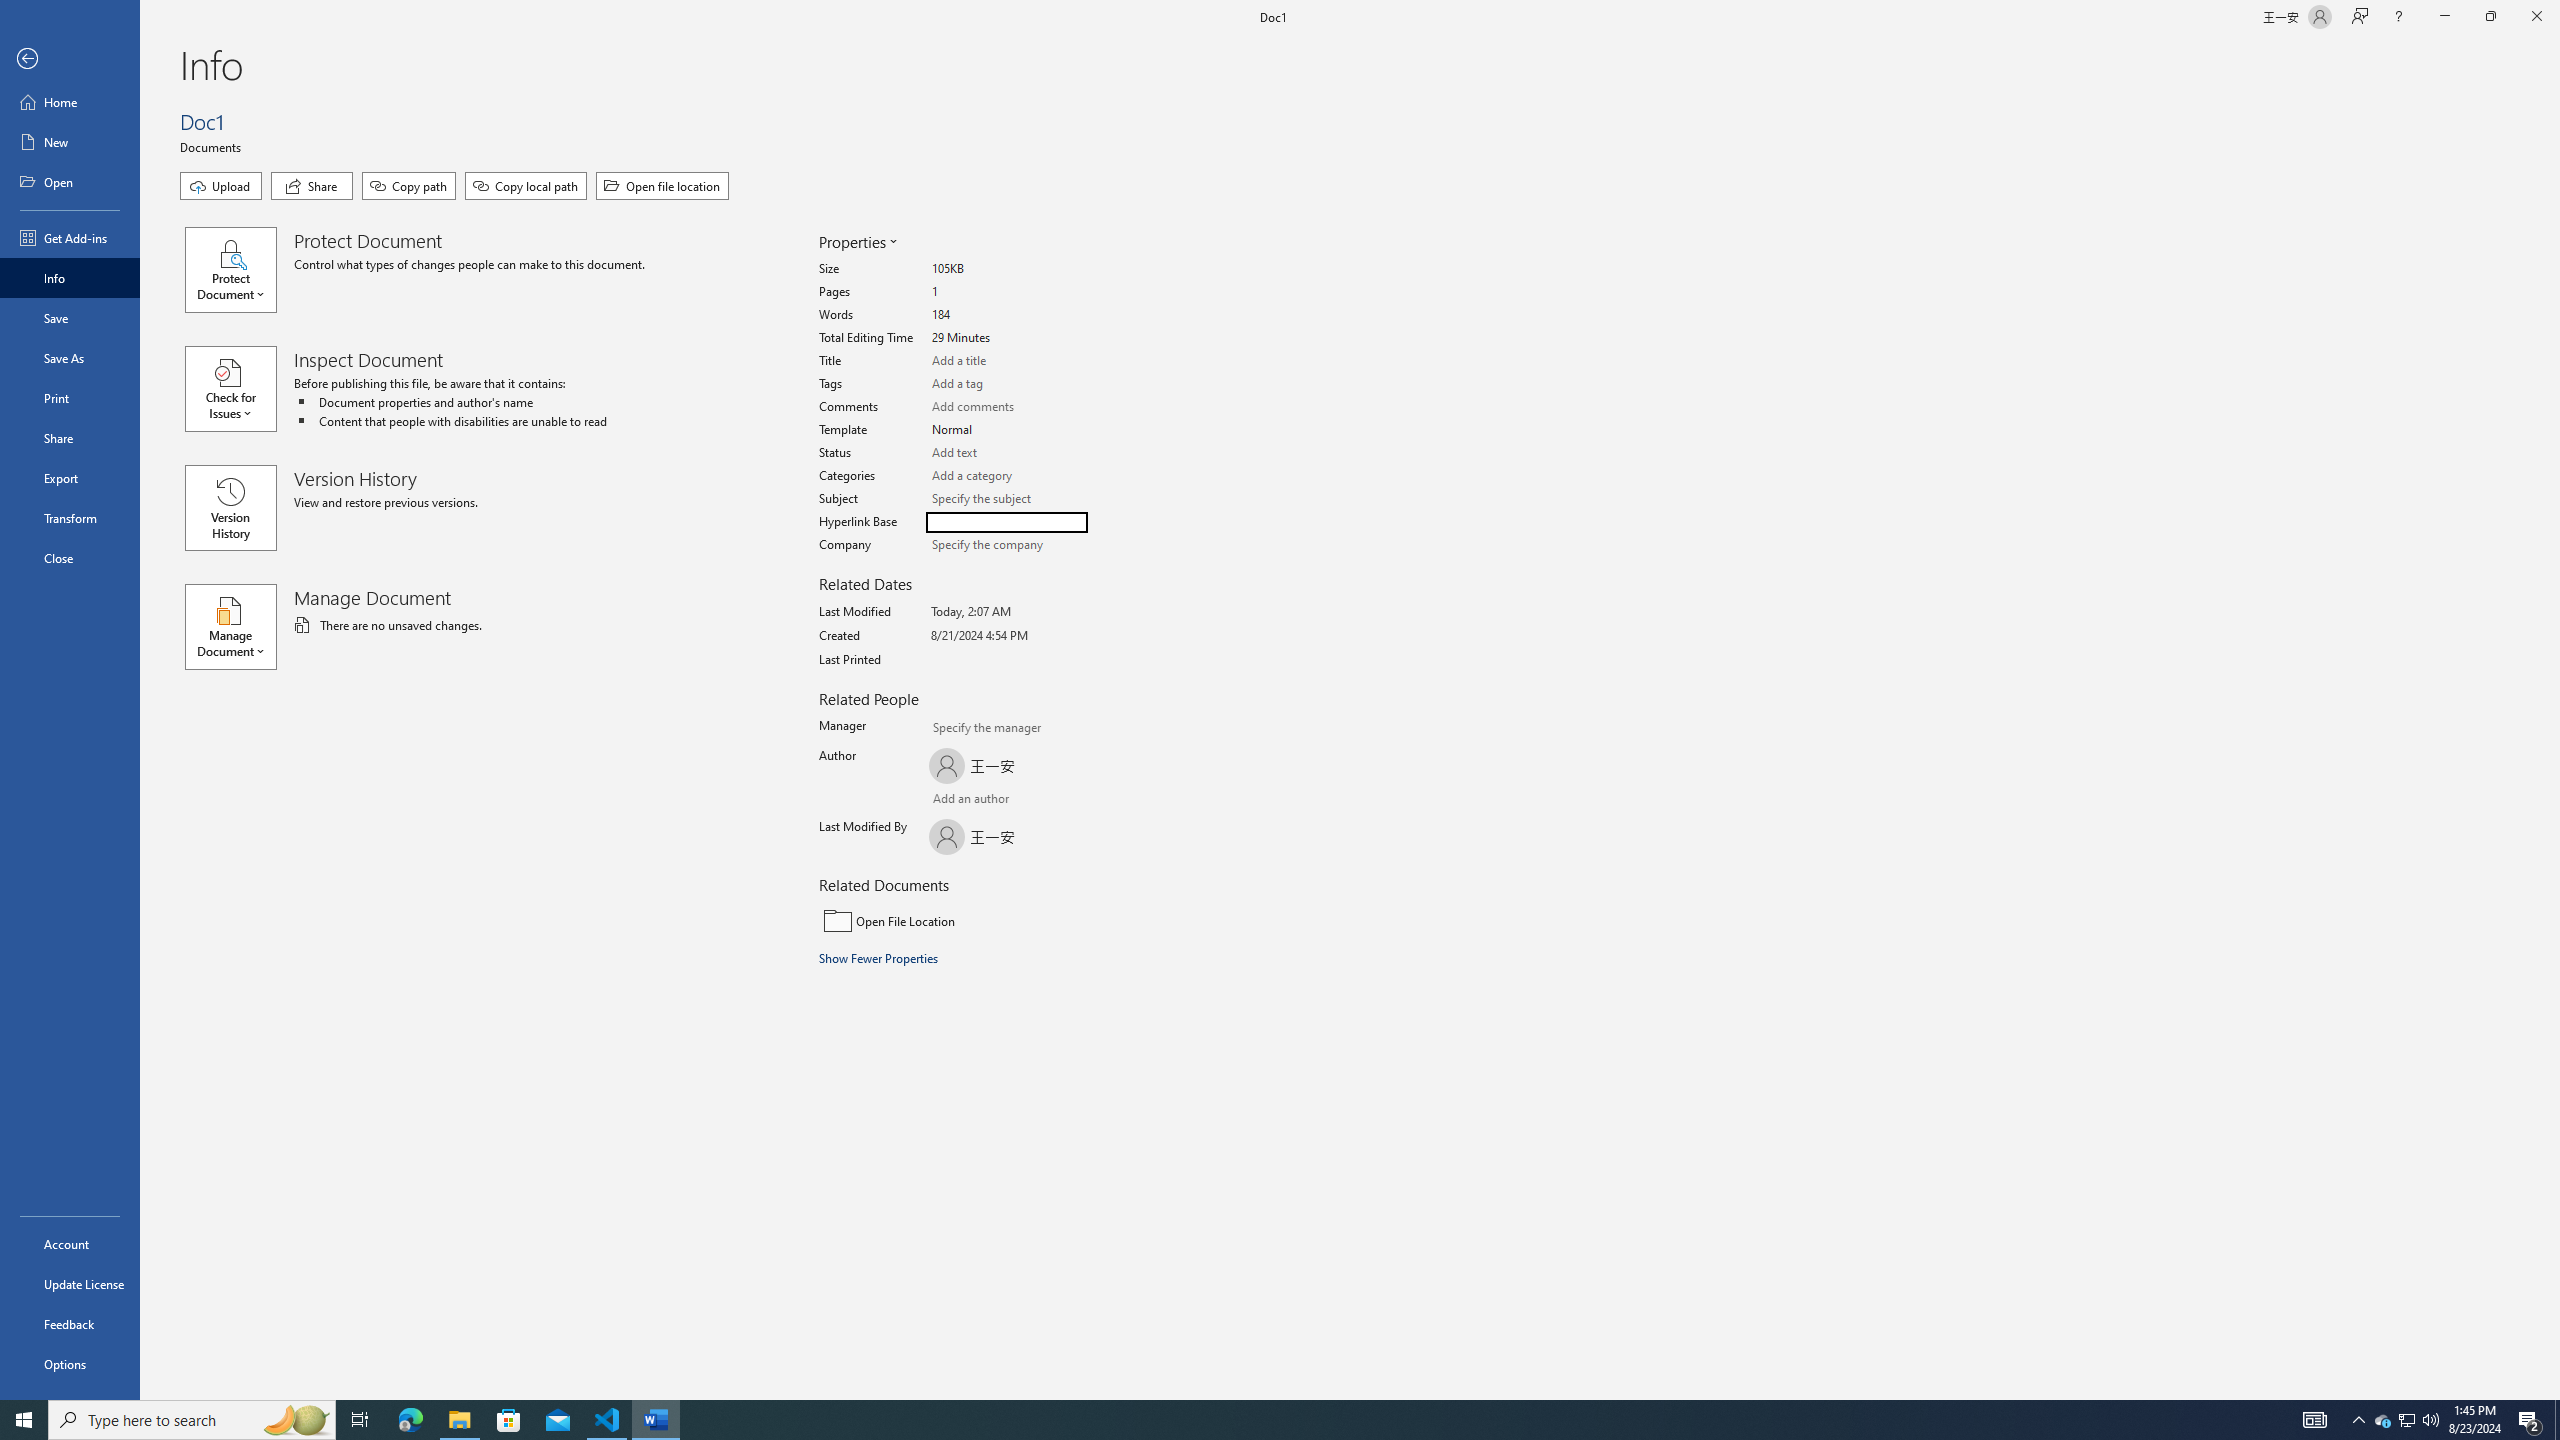 This screenshot has height=1440, width=2560. I want to click on 'Save', so click(69, 317).